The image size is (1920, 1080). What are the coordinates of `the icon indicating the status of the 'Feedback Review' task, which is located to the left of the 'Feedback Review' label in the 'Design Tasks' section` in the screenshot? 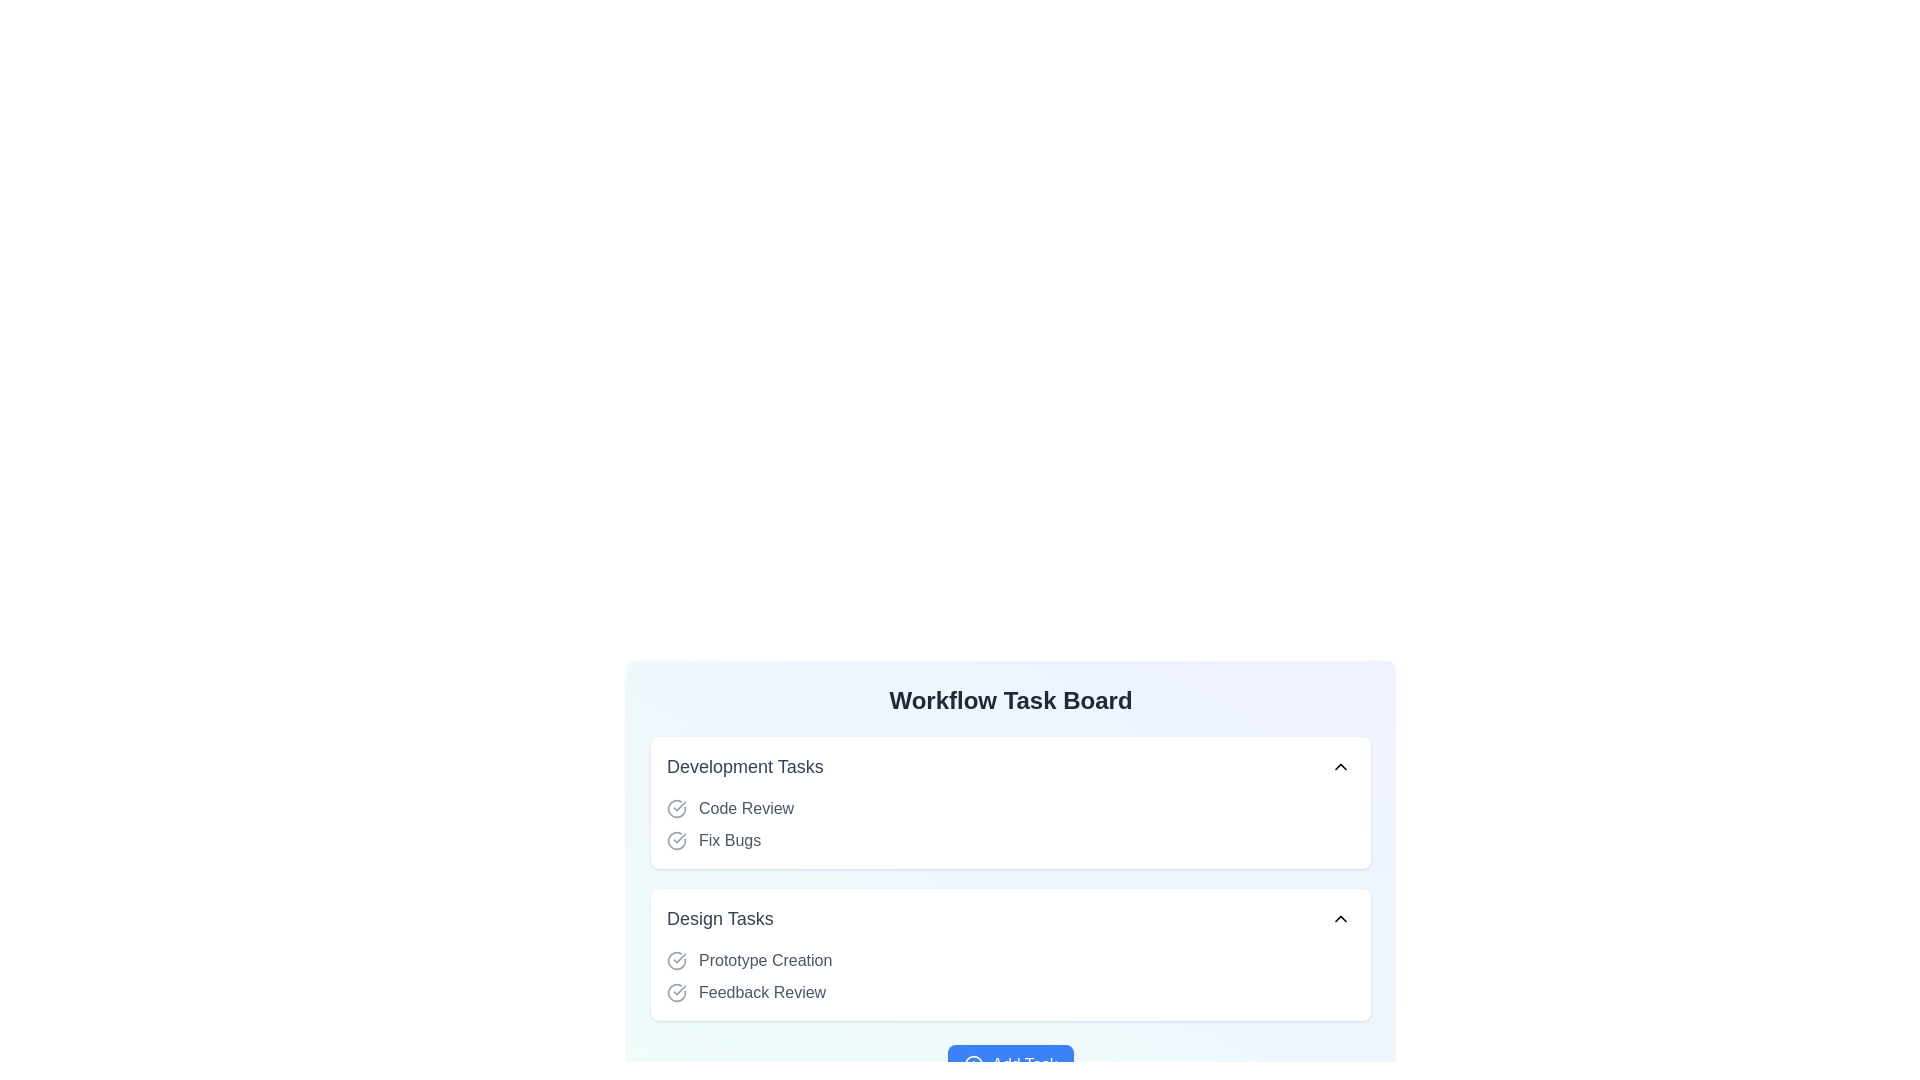 It's located at (676, 992).